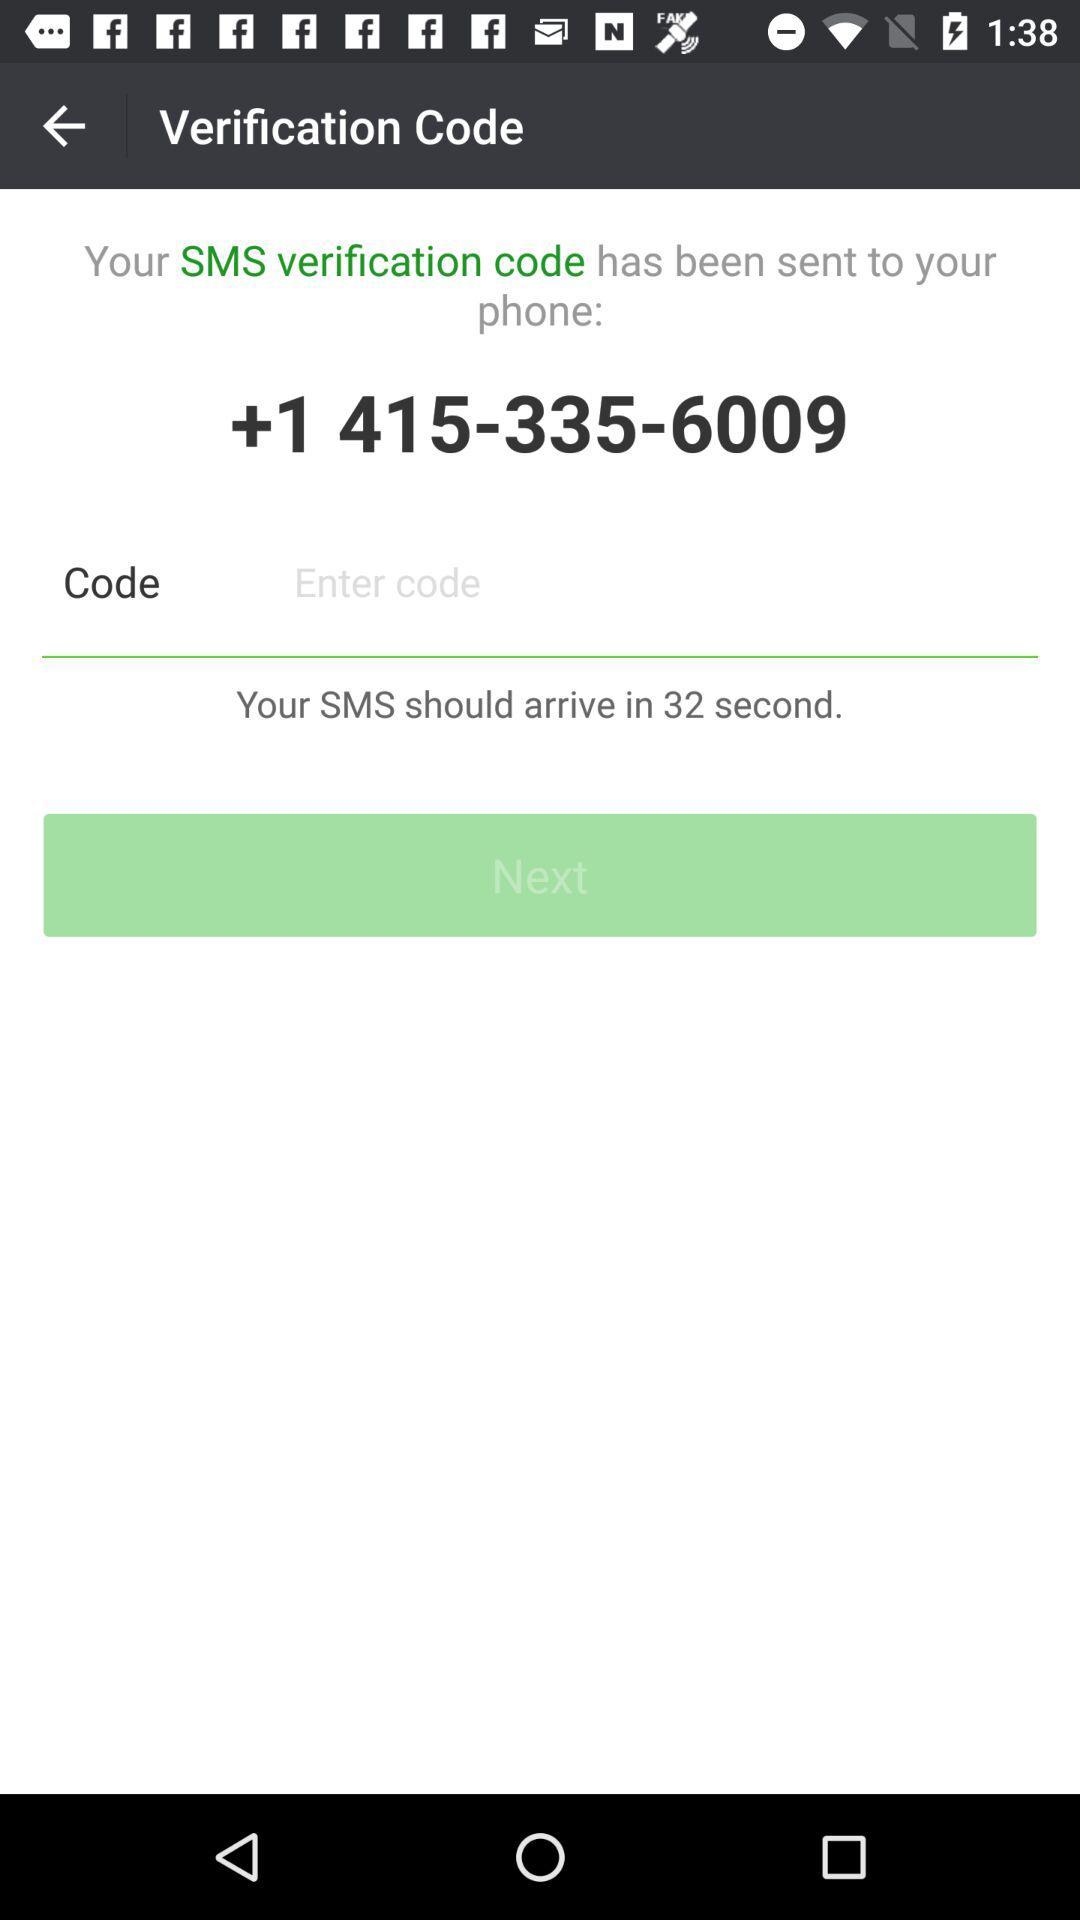 The image size is (1080, 1920). What do you see at coordinates (655, 580) in the screenshot?
I see `code entry field` at bounding box center [655, 580].